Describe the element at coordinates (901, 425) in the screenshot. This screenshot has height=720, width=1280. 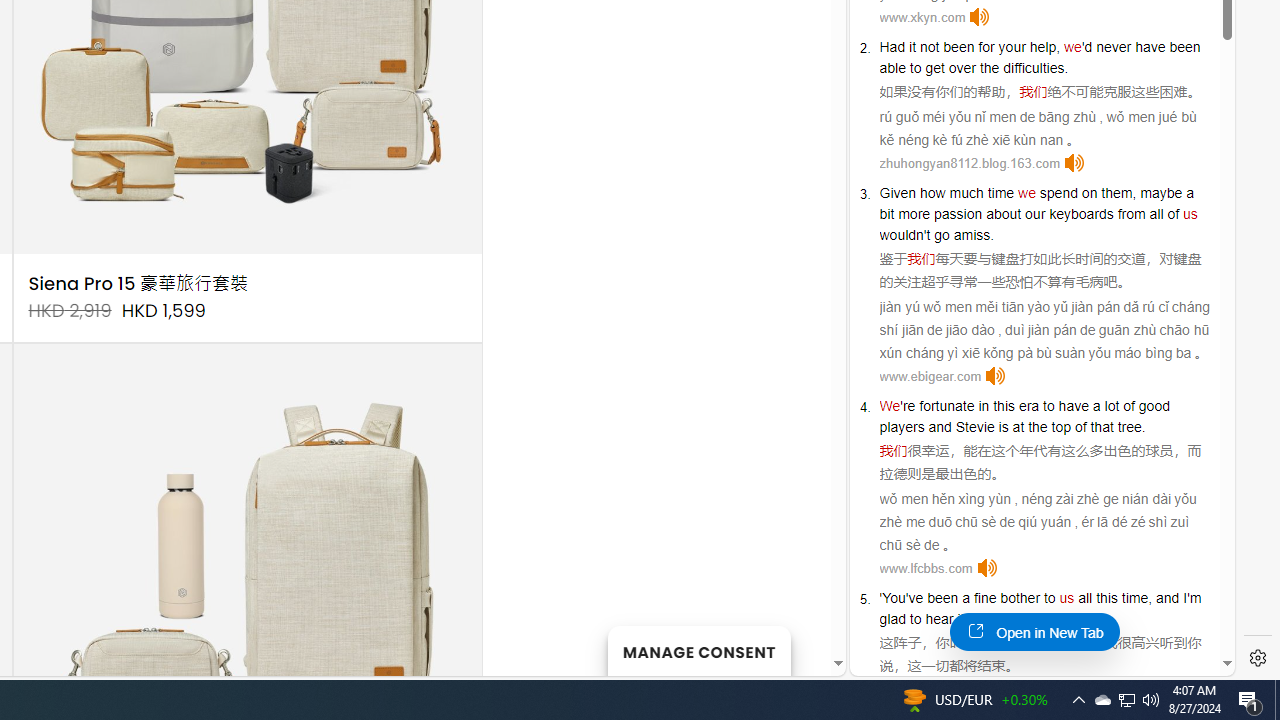
I see `'players'` at that location.